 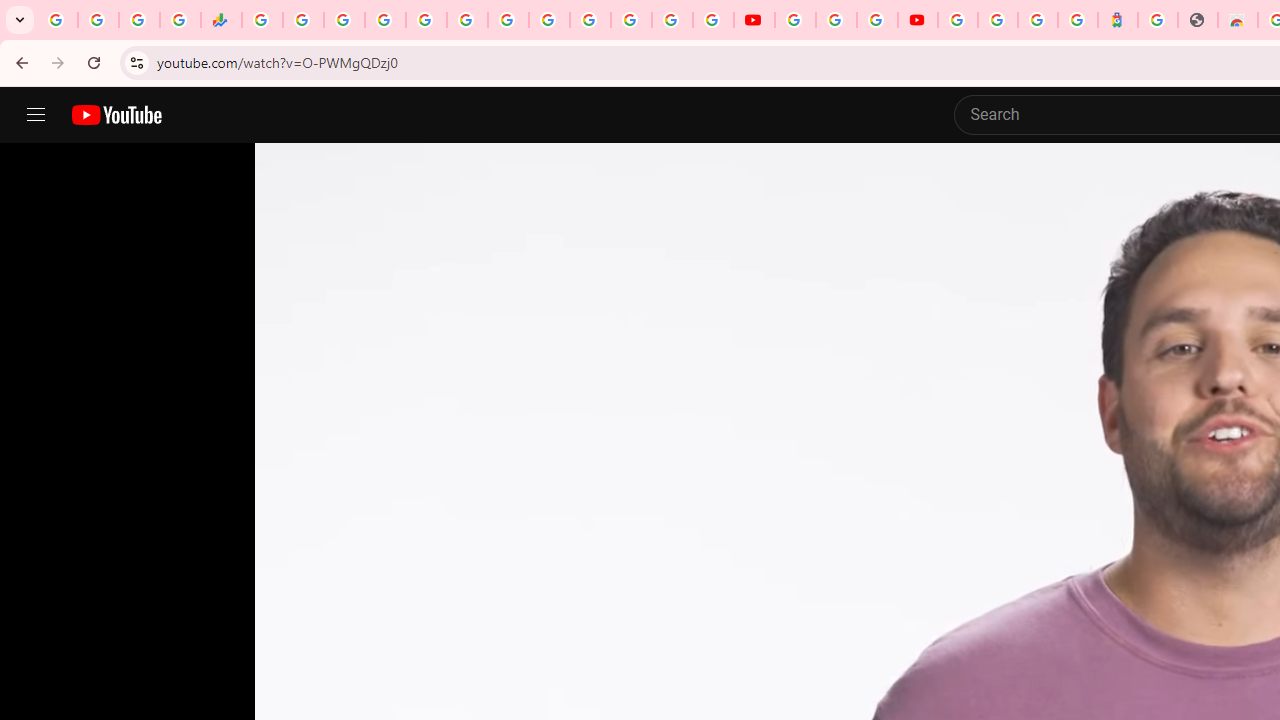 I want to click on 'Privacy Checkup', so click(x=712, y=20).